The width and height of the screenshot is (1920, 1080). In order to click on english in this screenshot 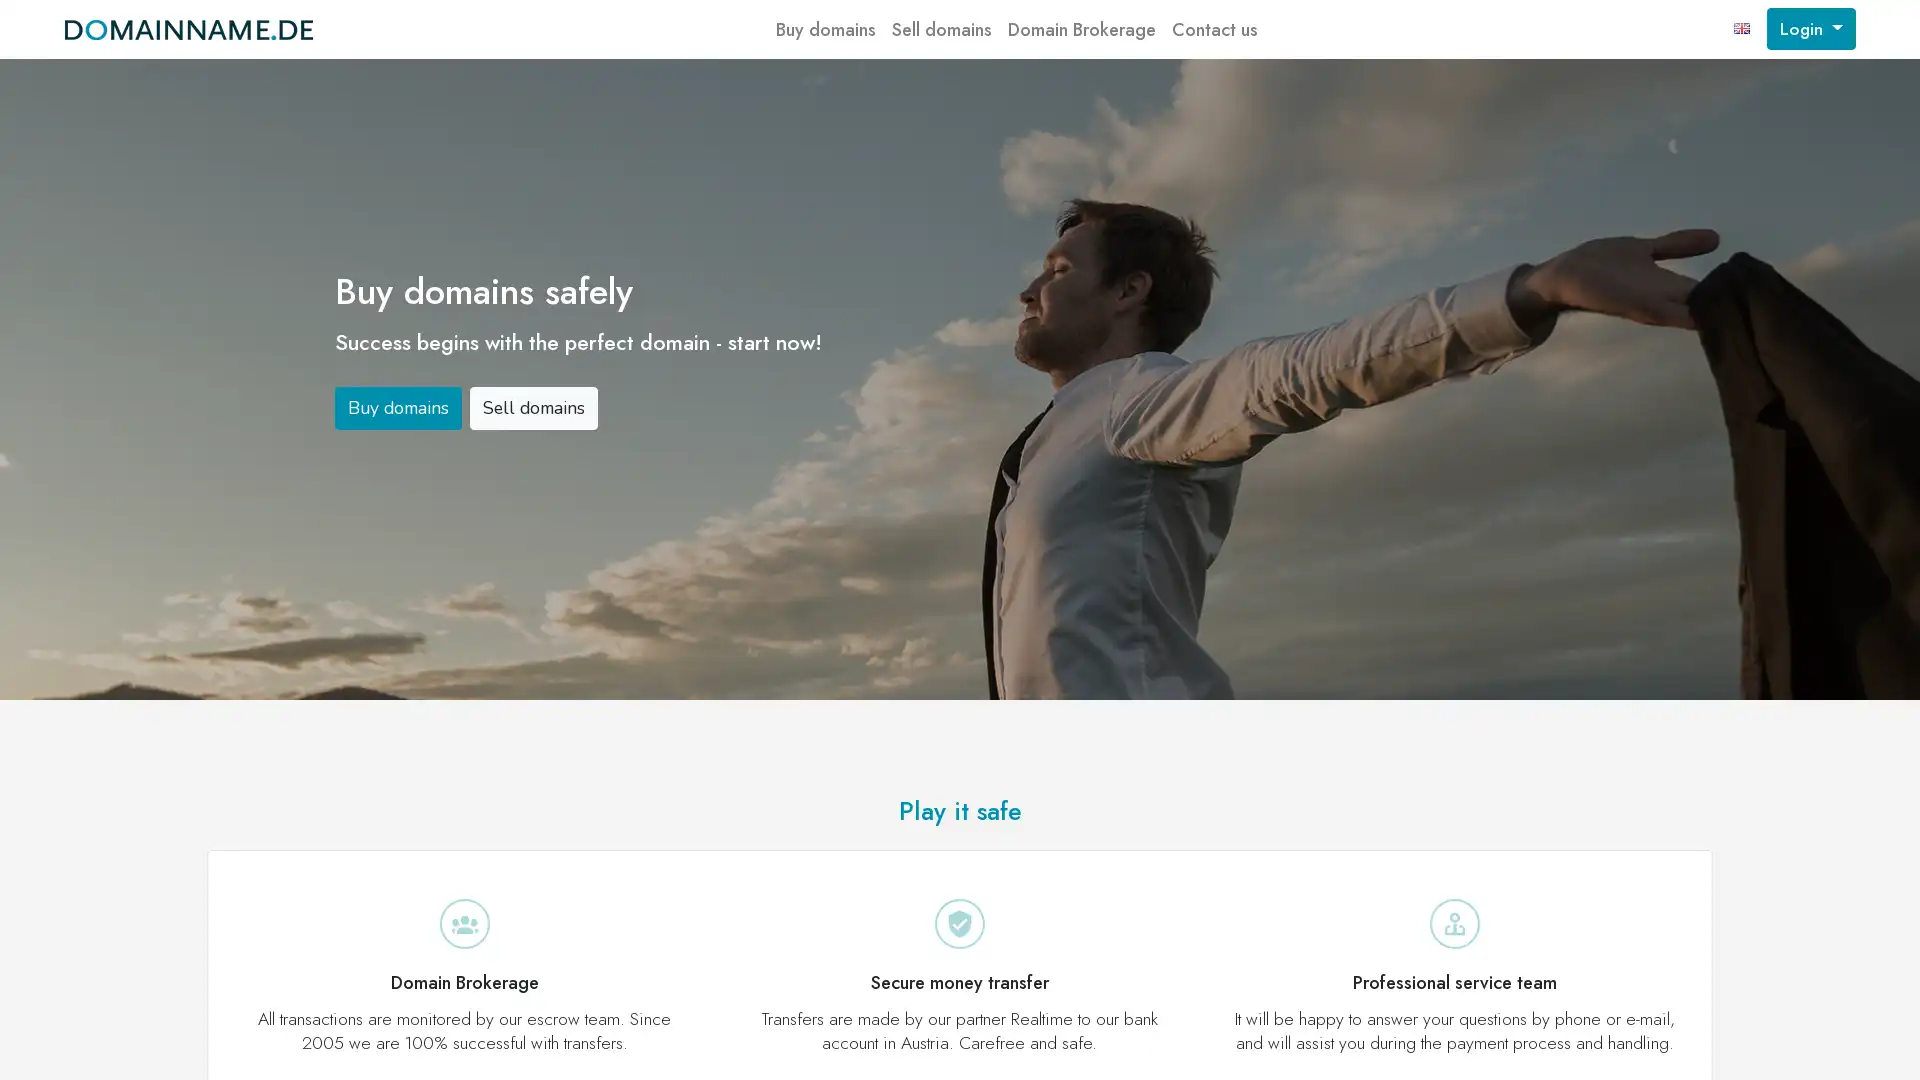, I will do `click(1741, 29)`.